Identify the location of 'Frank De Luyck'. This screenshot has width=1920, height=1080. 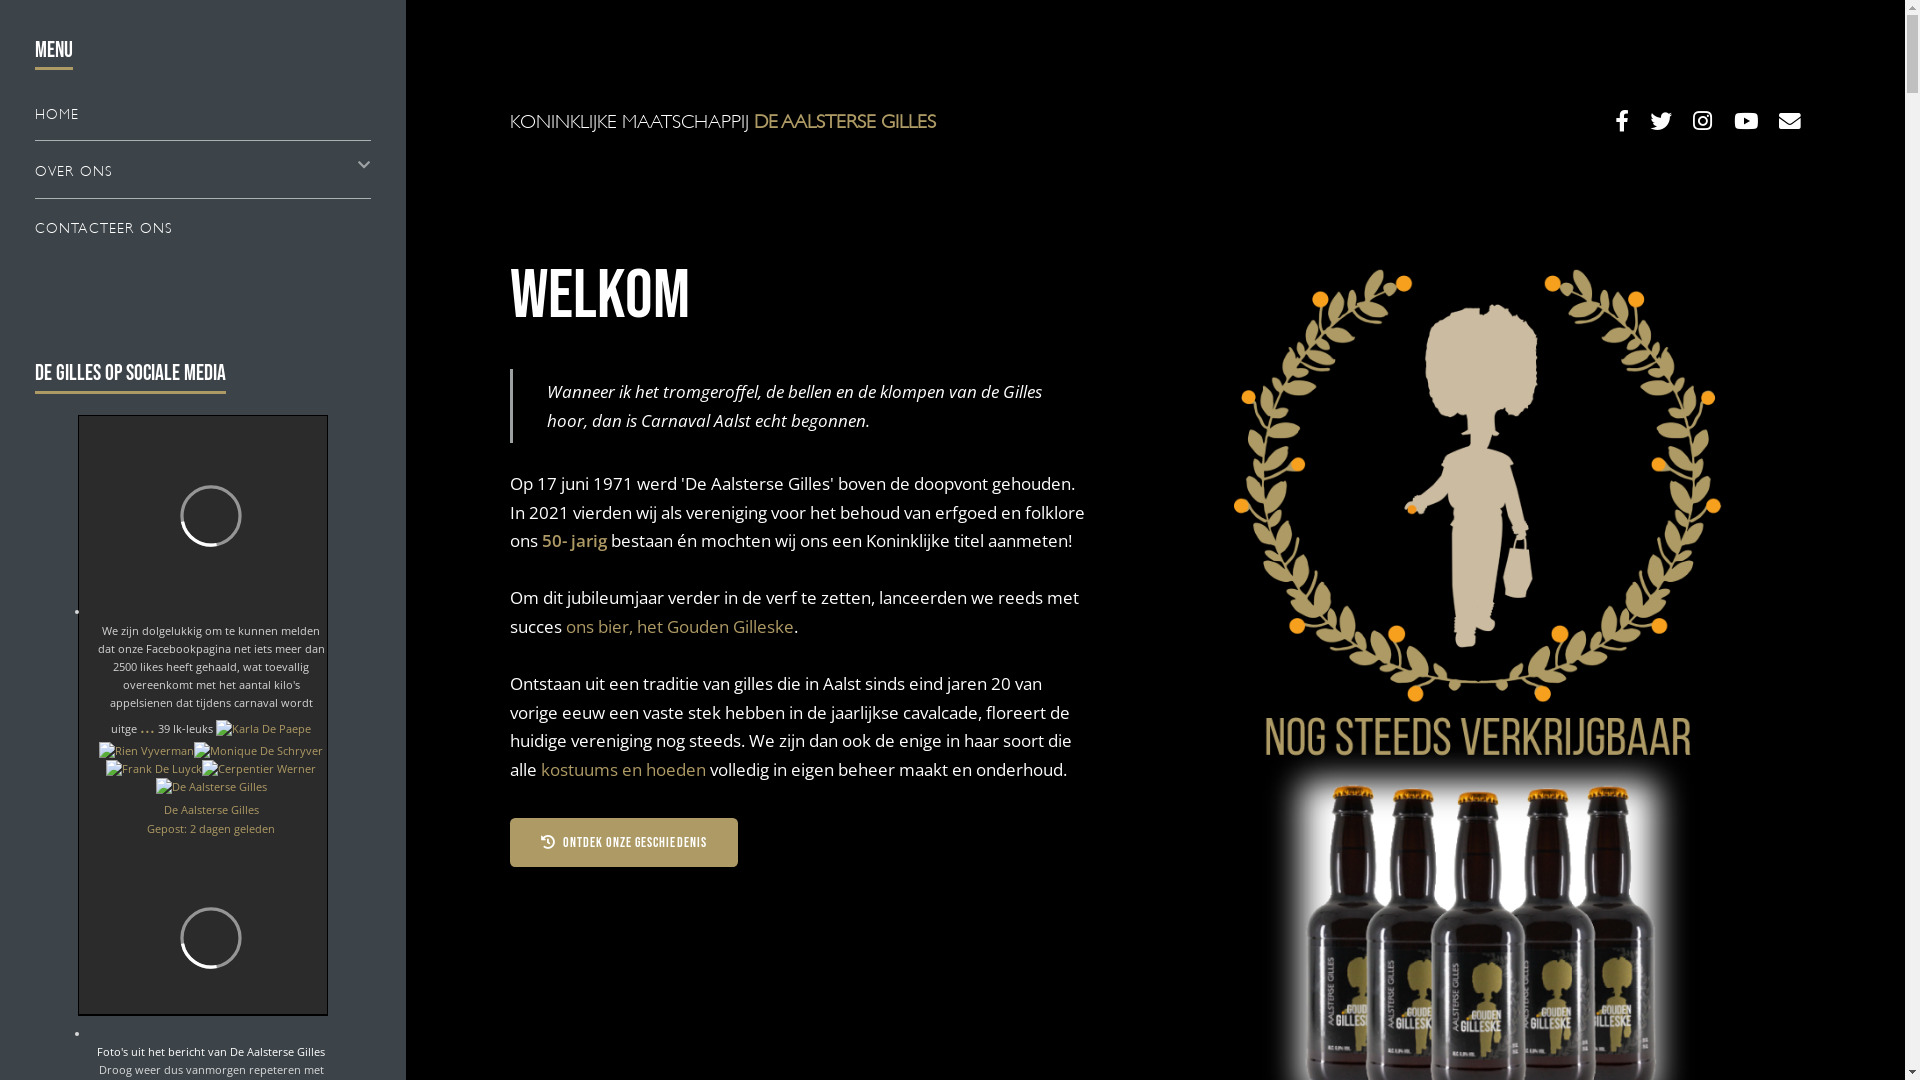
(152, 767).